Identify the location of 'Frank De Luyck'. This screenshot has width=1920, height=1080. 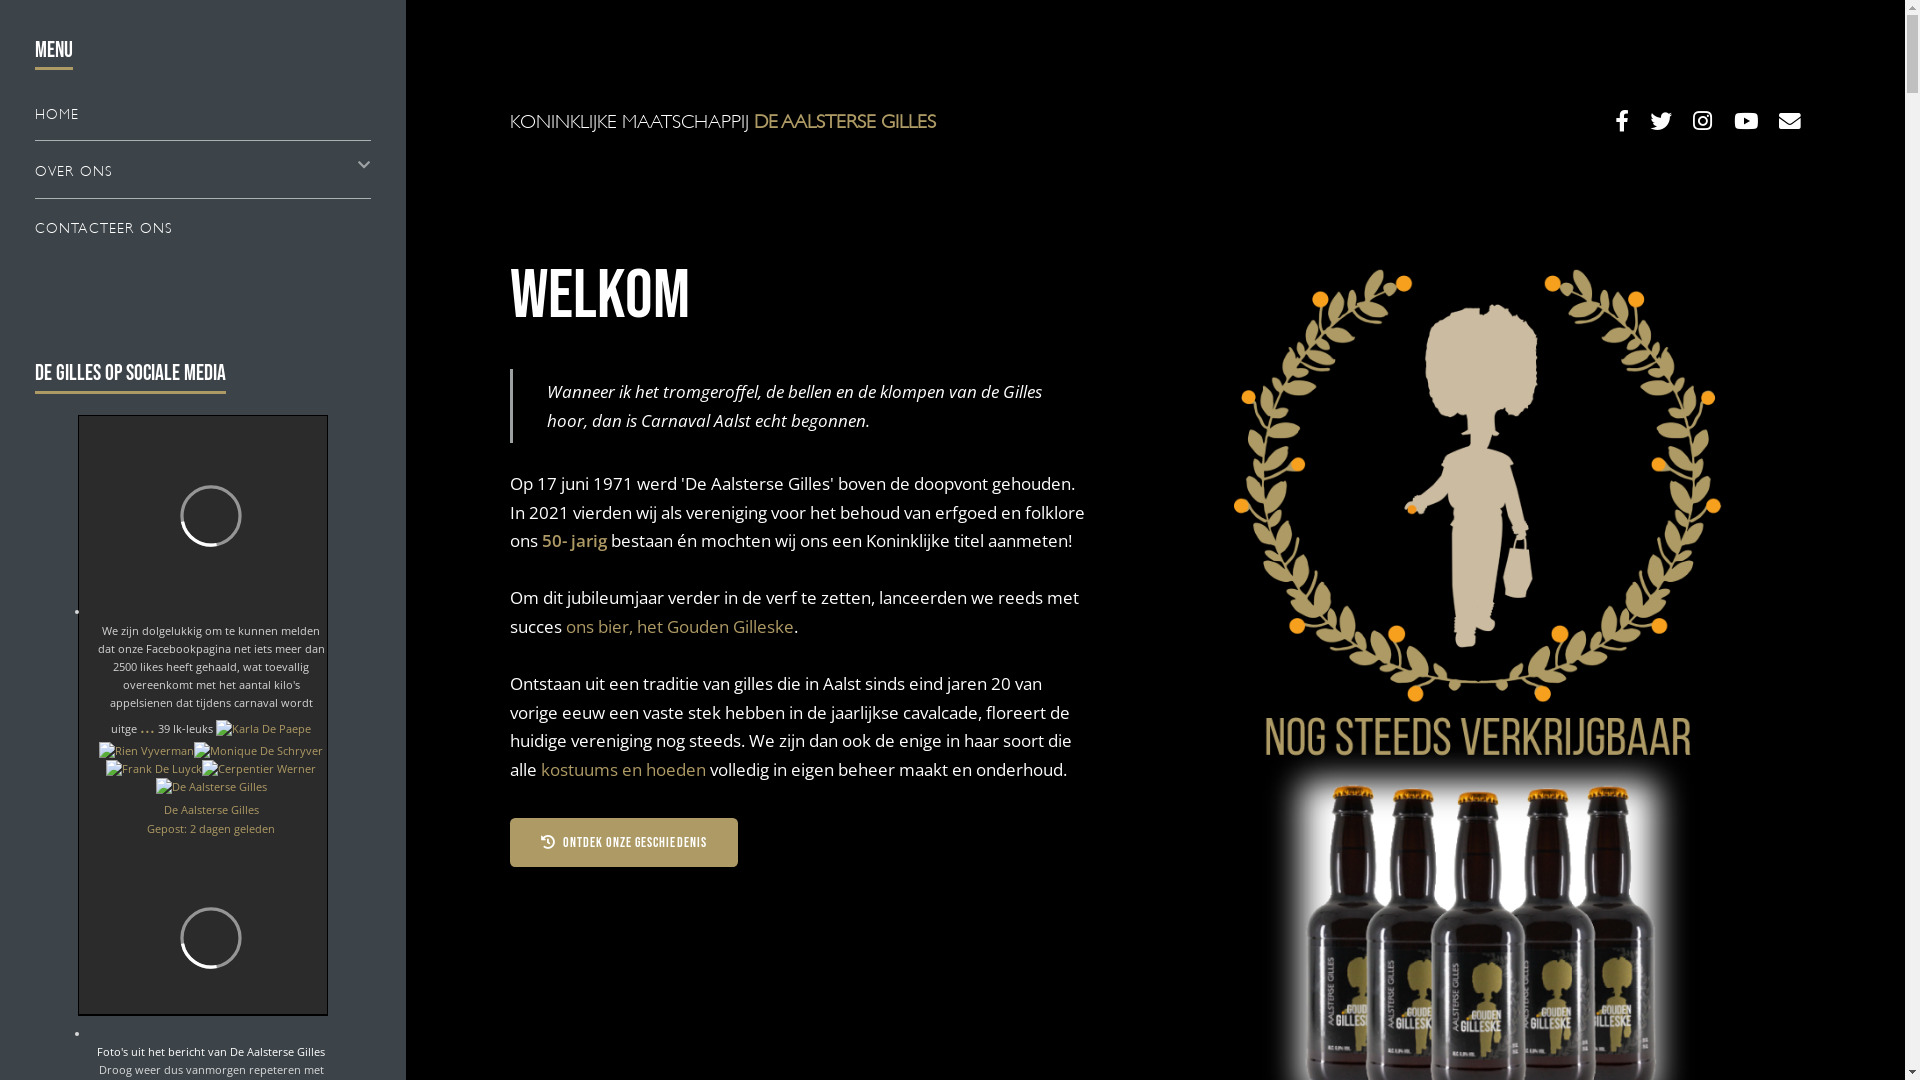
(152, 767).